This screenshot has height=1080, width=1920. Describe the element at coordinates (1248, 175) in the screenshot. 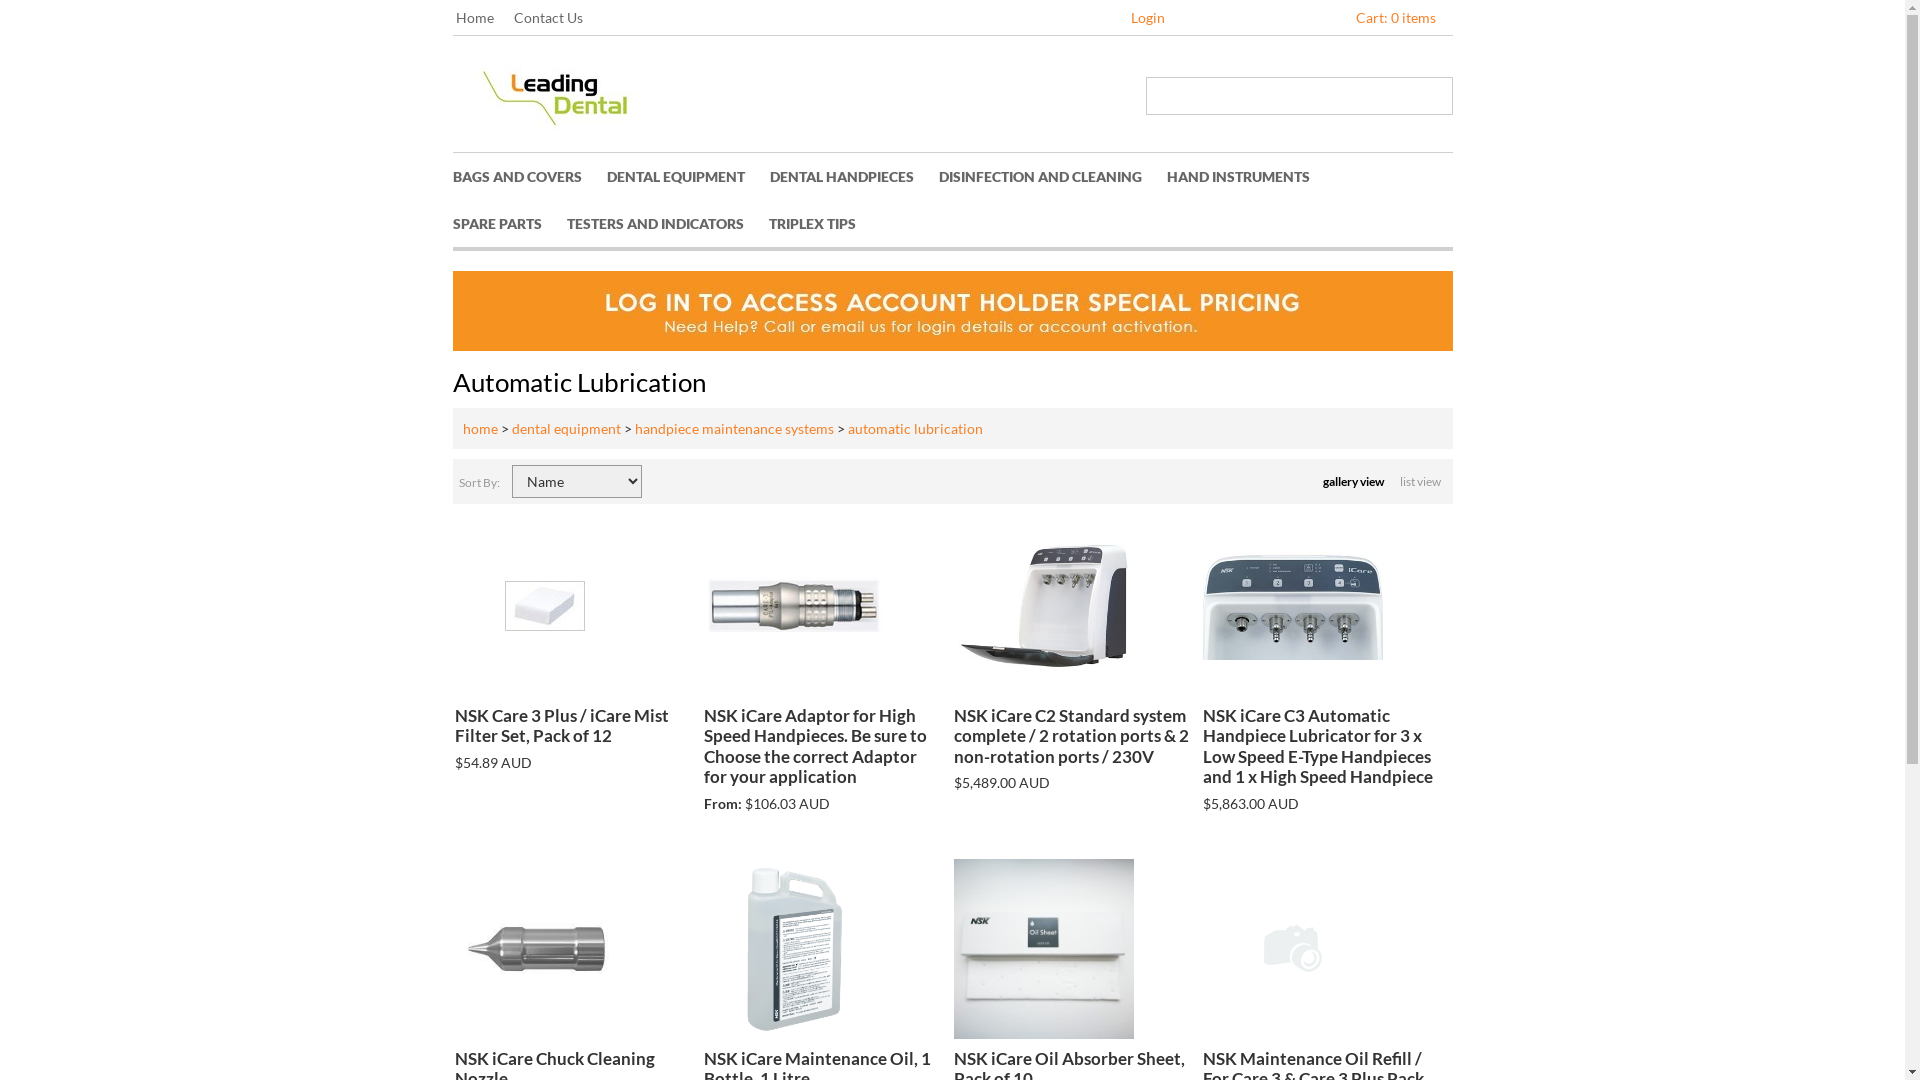

I see `'HAND INSTRUMENTS'` at that location.